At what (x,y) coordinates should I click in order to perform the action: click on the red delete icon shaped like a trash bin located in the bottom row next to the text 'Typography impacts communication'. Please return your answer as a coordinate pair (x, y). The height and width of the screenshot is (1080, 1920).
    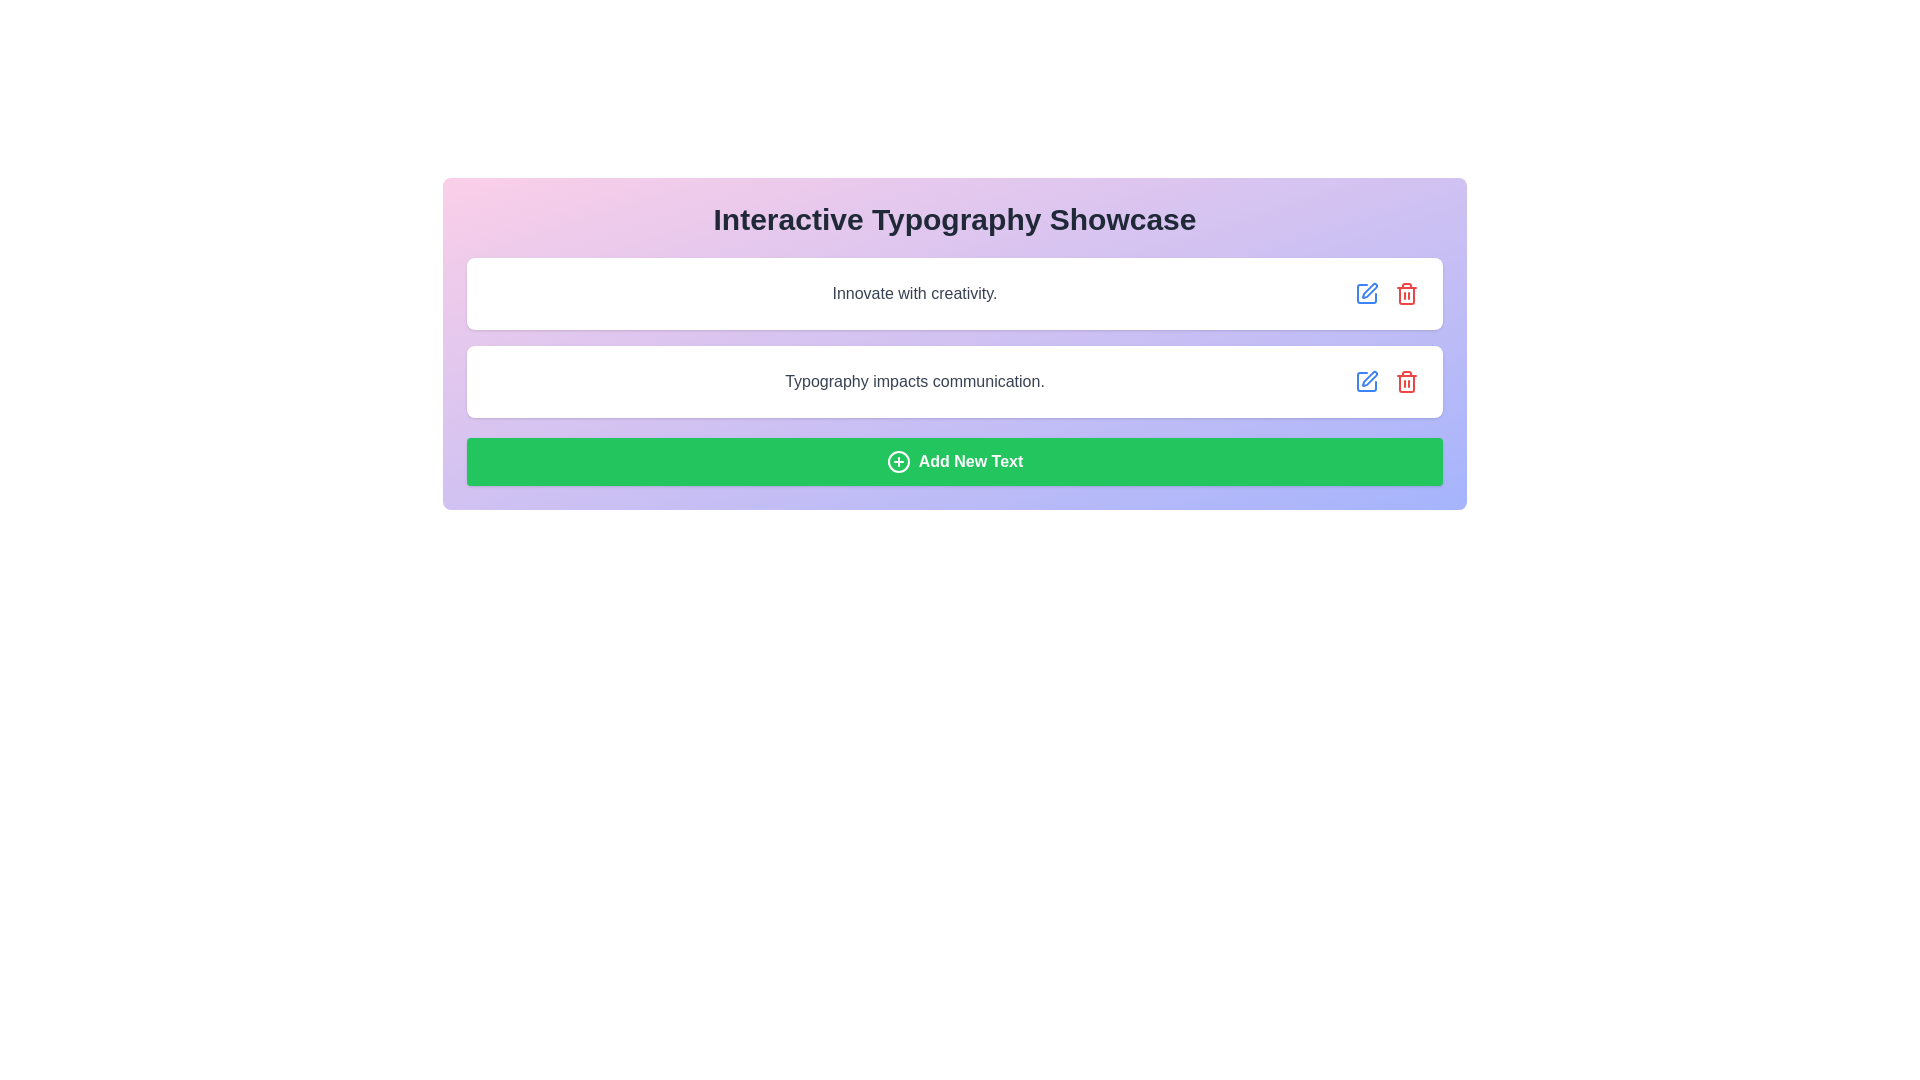
    Looking at the image, I should click on (1405, 381).